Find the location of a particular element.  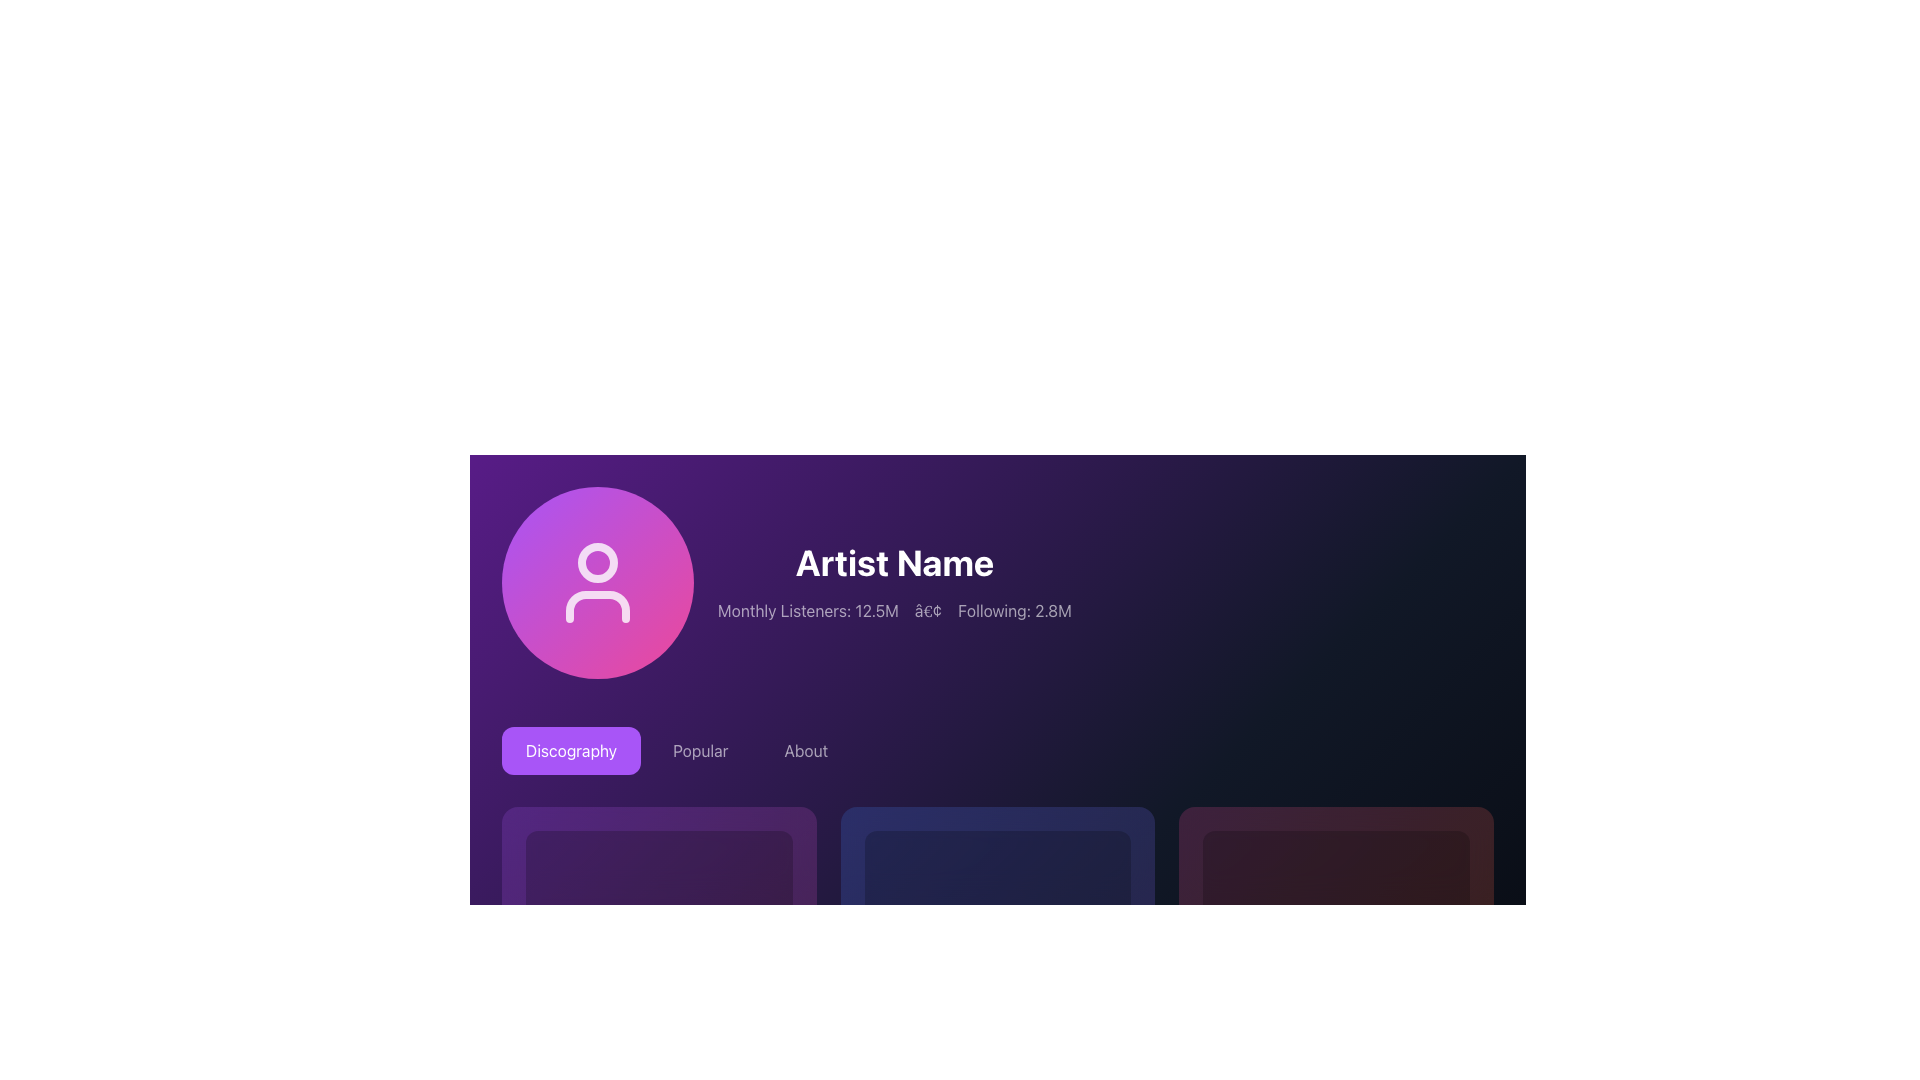

the text display providing statistical information regarding monthly listeners and followers of the artist, located below the heading "Artist Name" is located at coordinates (893, 609).